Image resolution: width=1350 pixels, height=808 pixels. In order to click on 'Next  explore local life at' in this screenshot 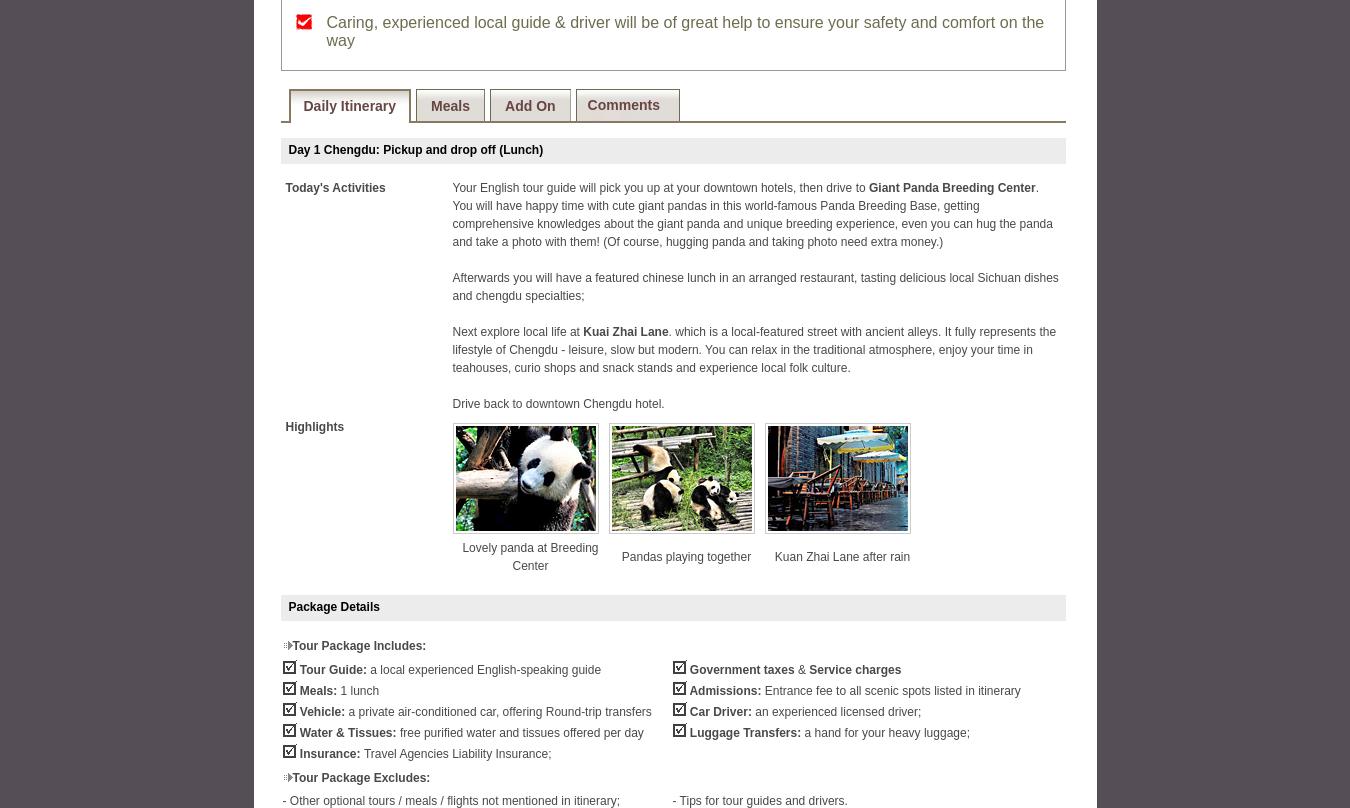, I will do `click(516, 331)`.